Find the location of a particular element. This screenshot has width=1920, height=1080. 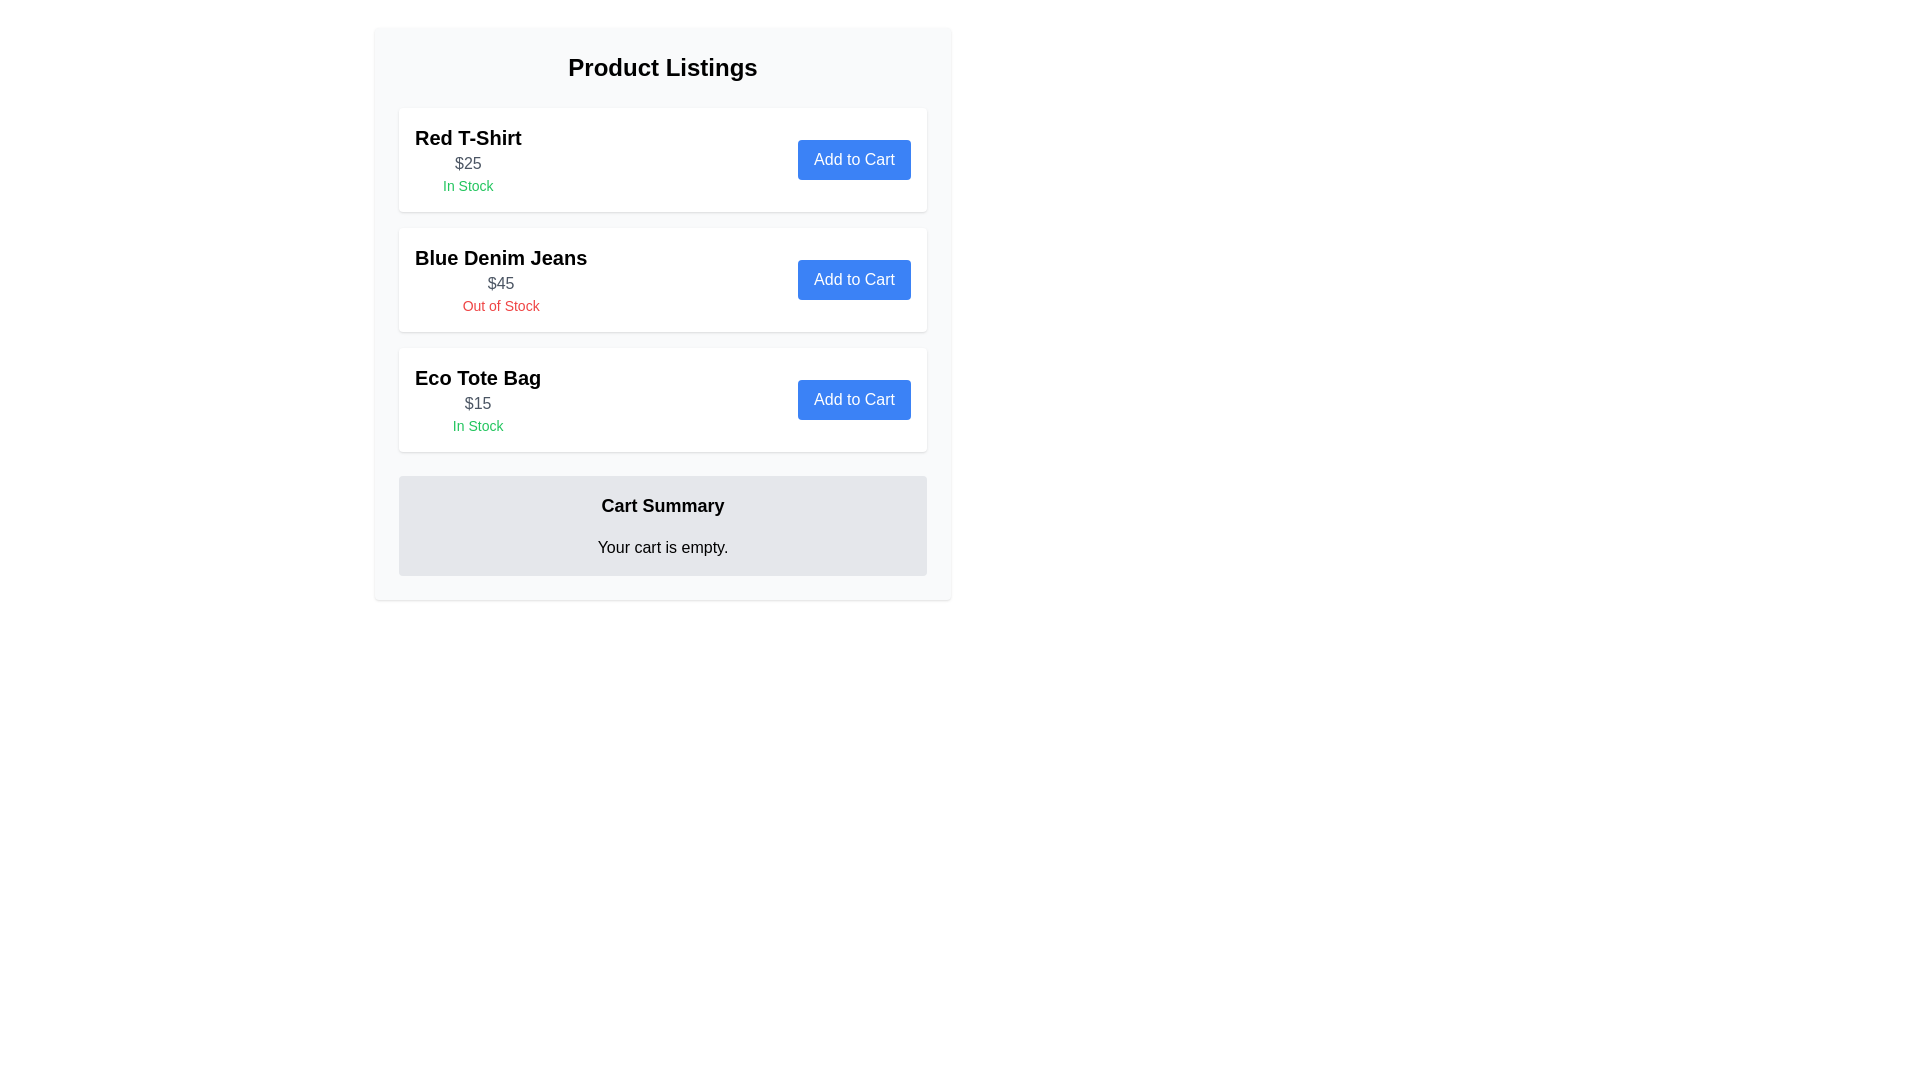

text label indicating the stock availability status of the product 'Eco Tote Bag', which is located below the price label ($15) in the product list is located at coordinates (477, 424).